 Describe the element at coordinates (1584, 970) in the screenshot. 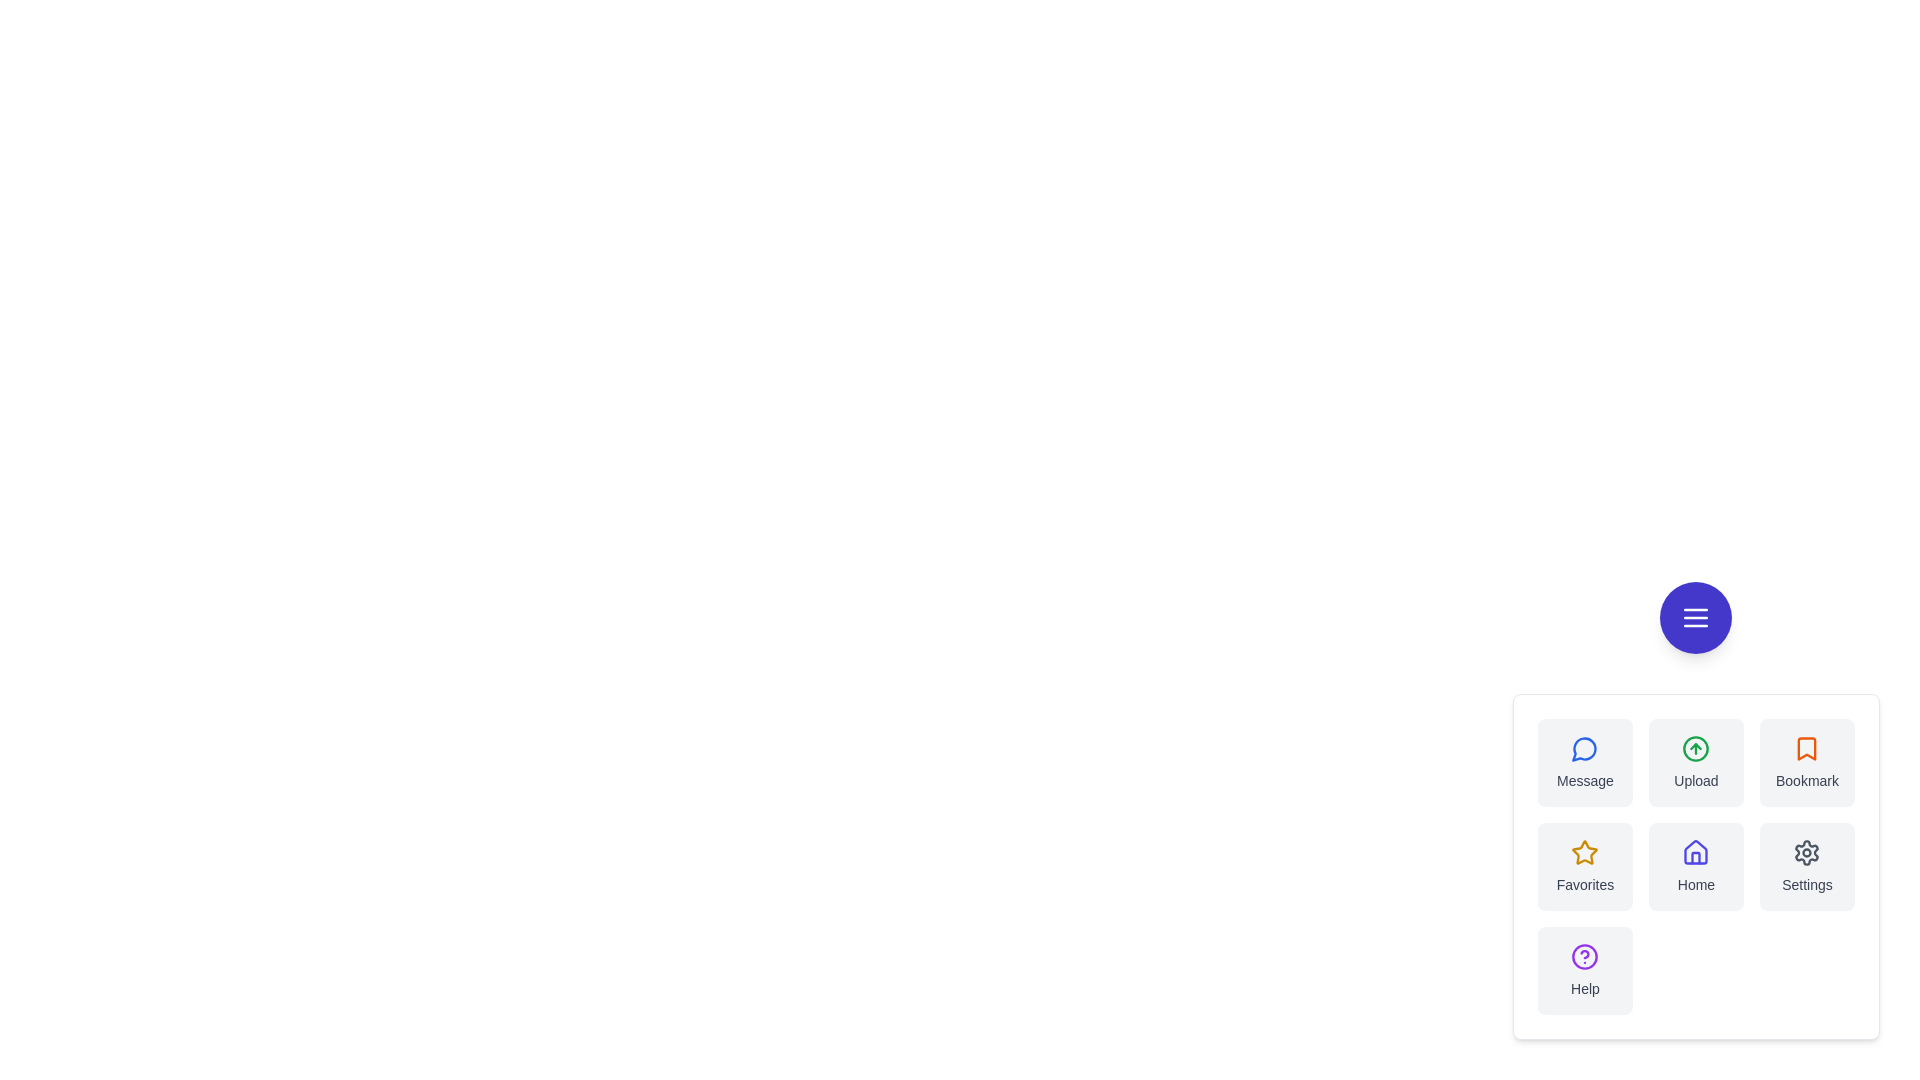

I see `the Help button in the speed dial menu` at that location.